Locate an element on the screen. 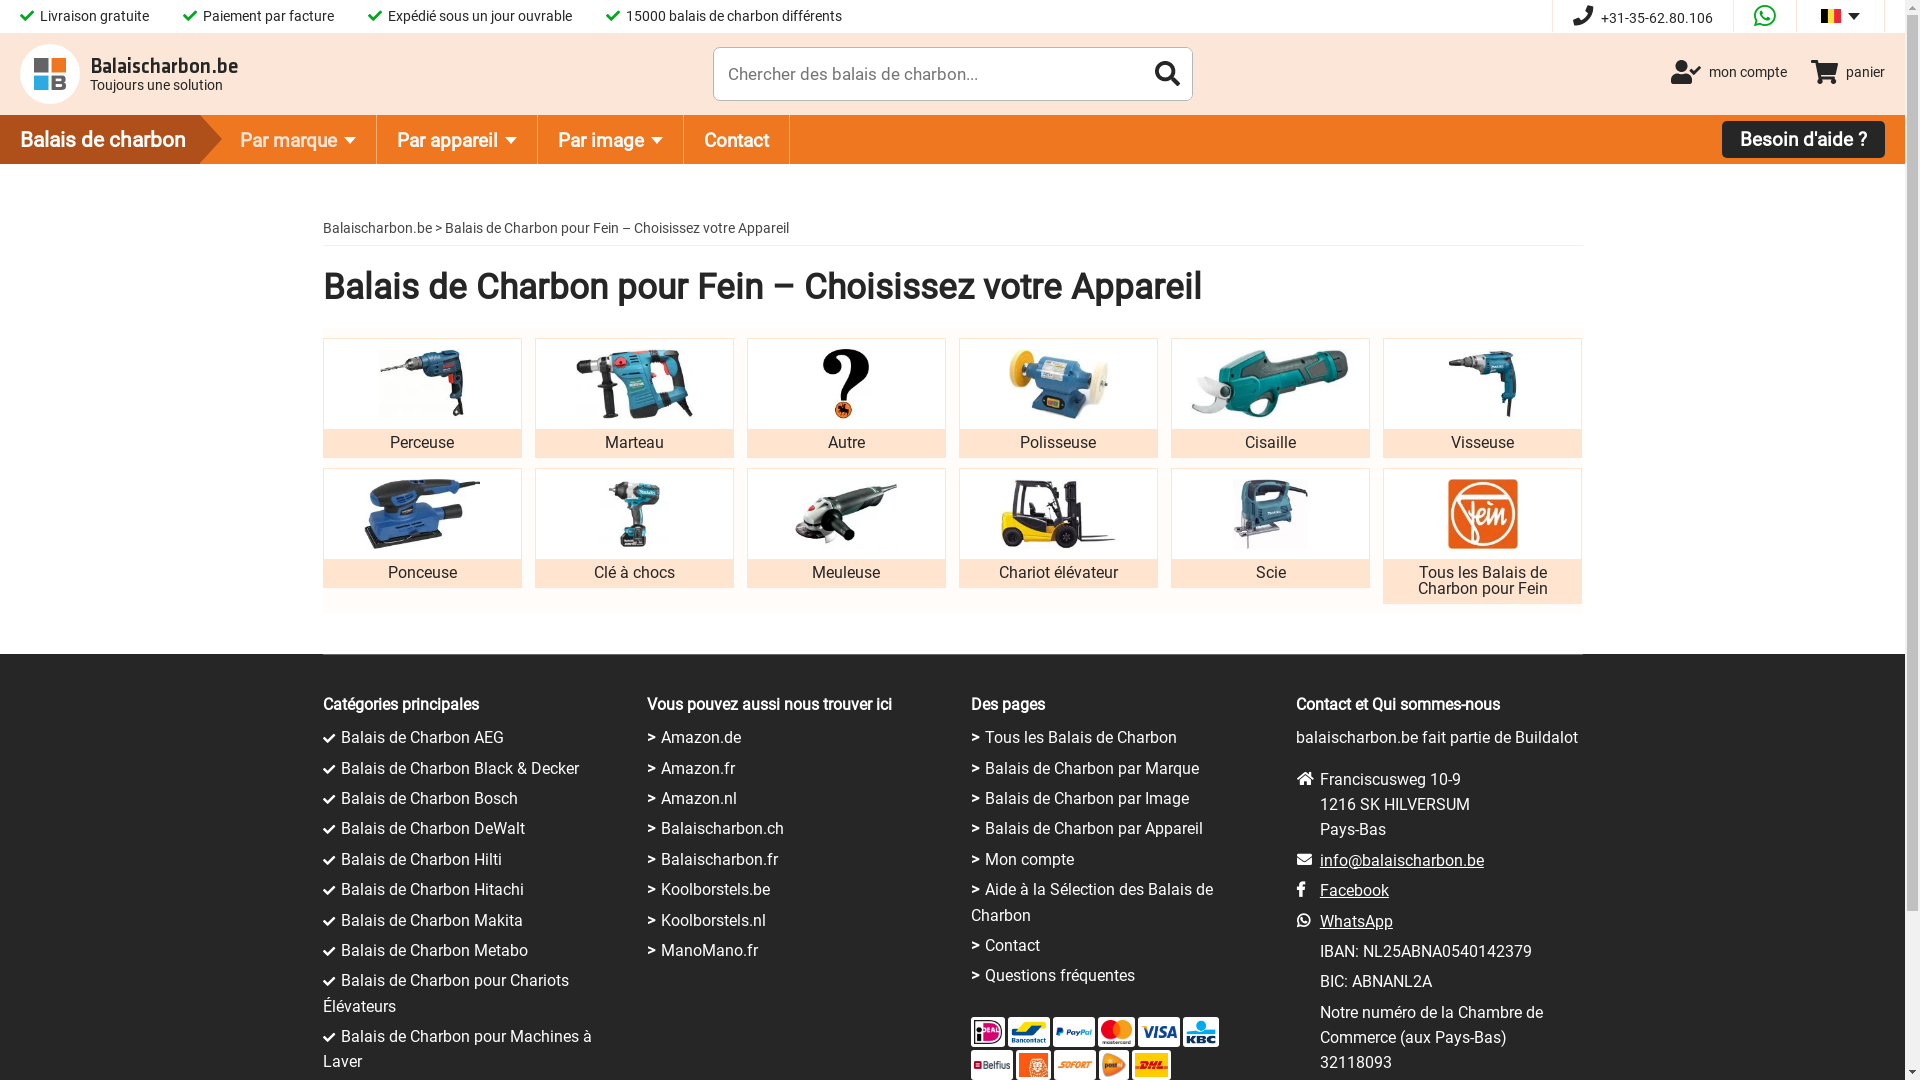 Image resolution: width=1920 pixels, height=1080 pixels. 'KBC-logo' is located at coordinates (1200, 1032).